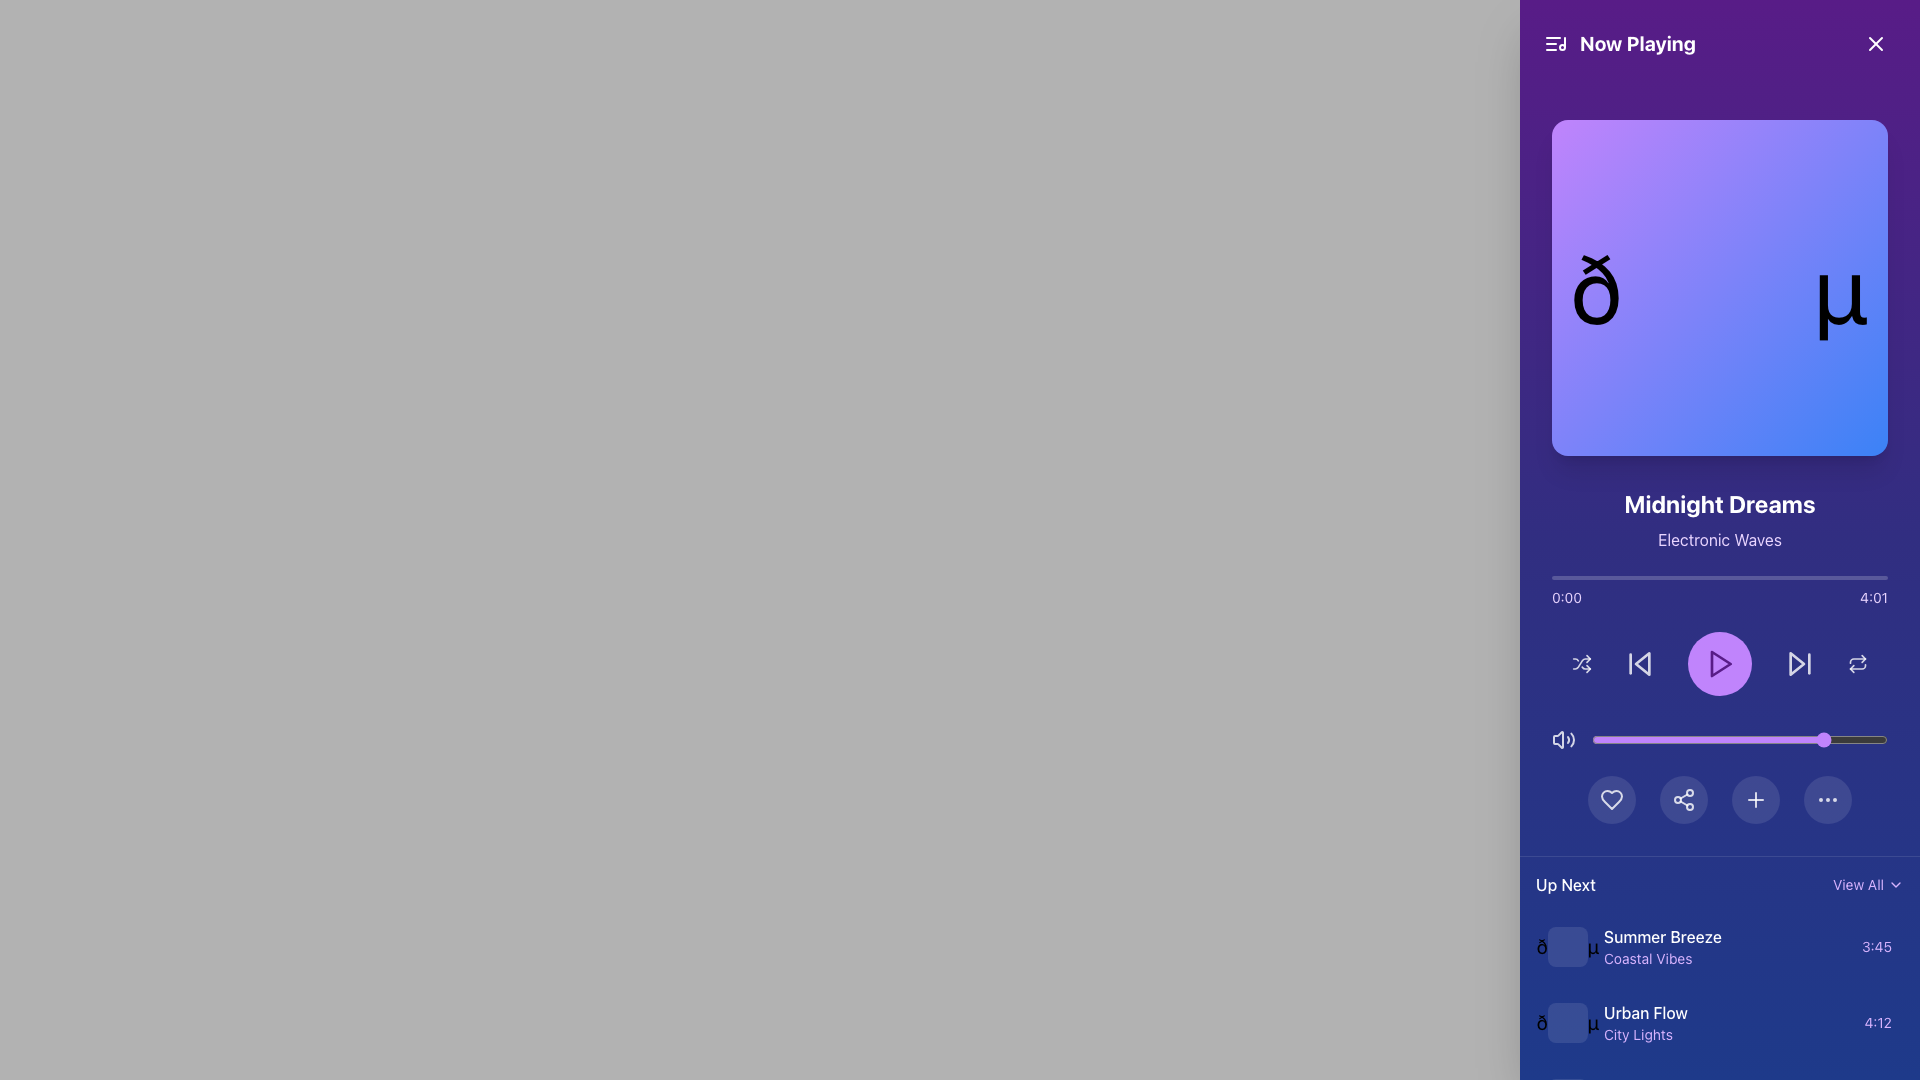  What do you see at coordinates (1877, 1022) in the screenshot?
I see `the song duration displayed as '4:12' in purple color located in the lower-right corner of the song entry in the 'Up Next' playlist section` at bounding box center [1877, 1022].